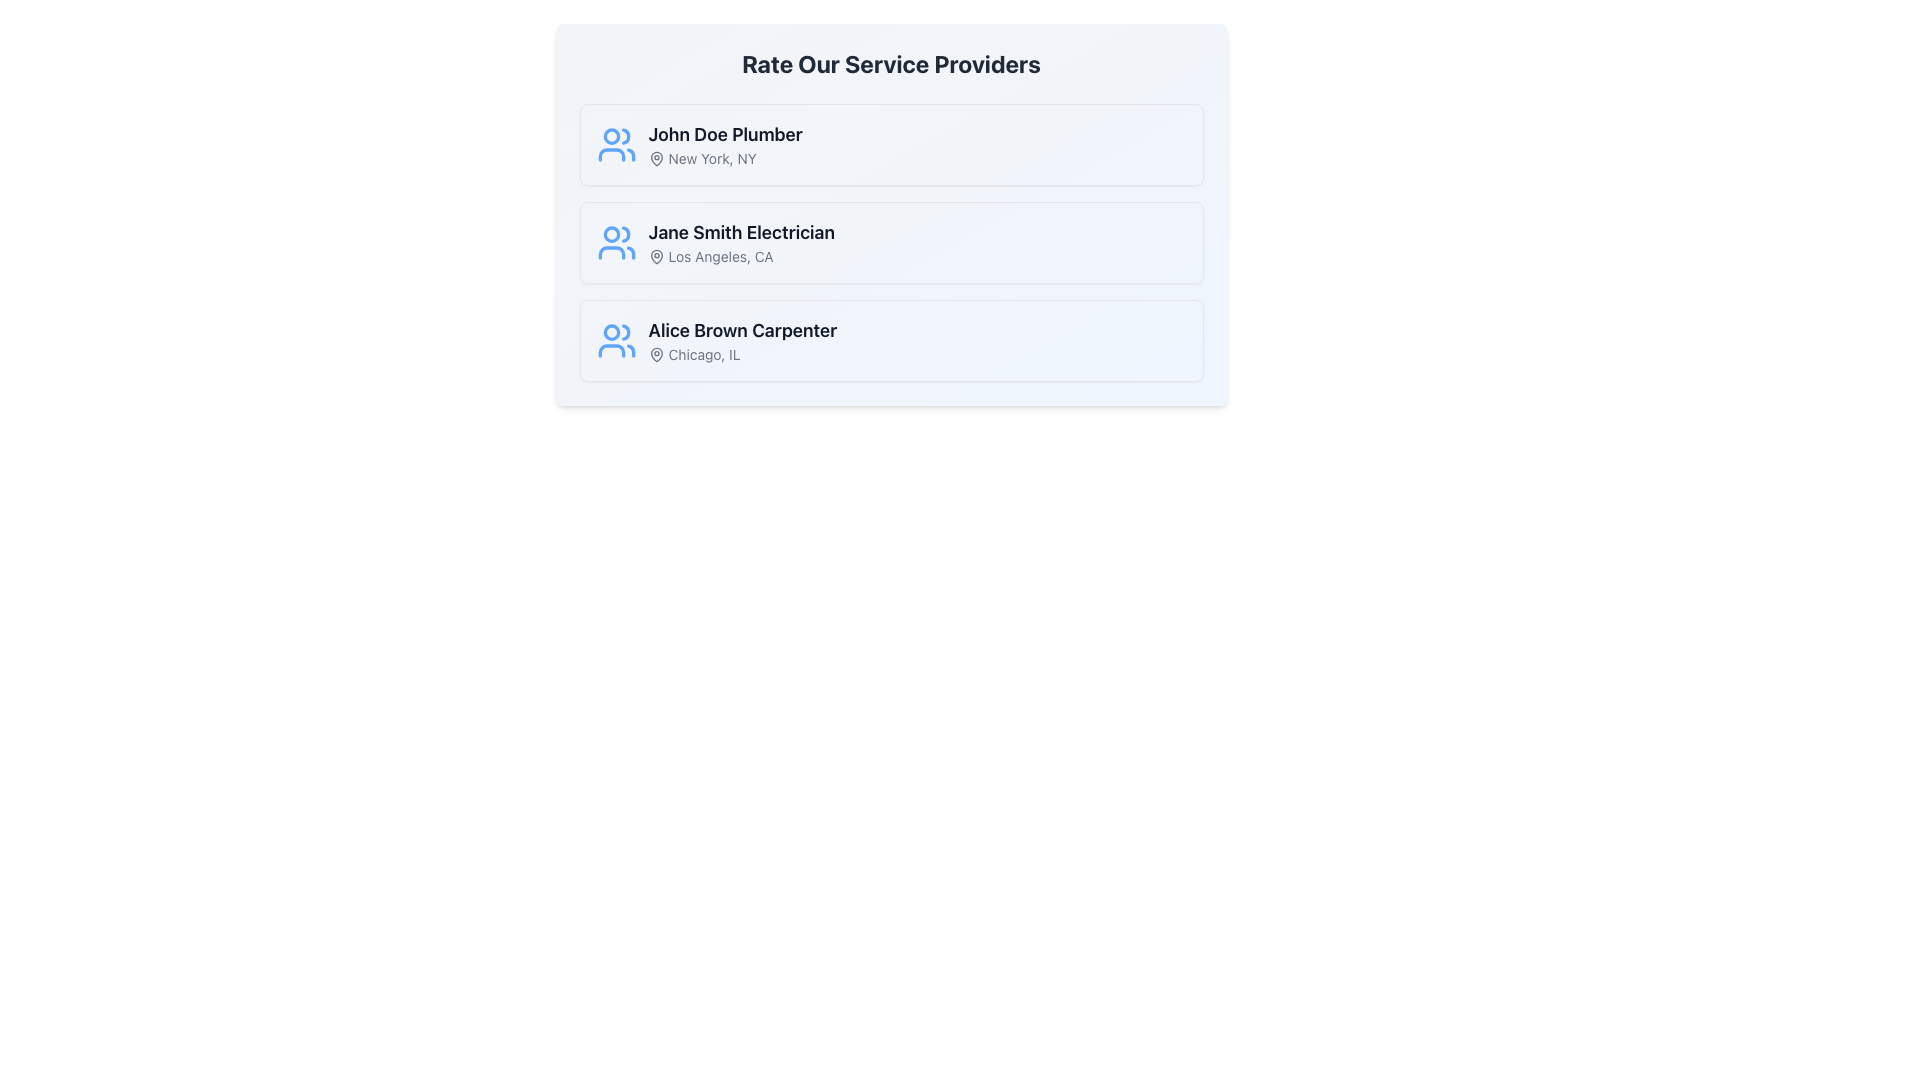  Describe the element at coordinates (716, 339) in the screenshot. I see `the display entry for the service provider 'Alice Brown Carpenter', which is the third item in a vertical list of service providers` at that location.